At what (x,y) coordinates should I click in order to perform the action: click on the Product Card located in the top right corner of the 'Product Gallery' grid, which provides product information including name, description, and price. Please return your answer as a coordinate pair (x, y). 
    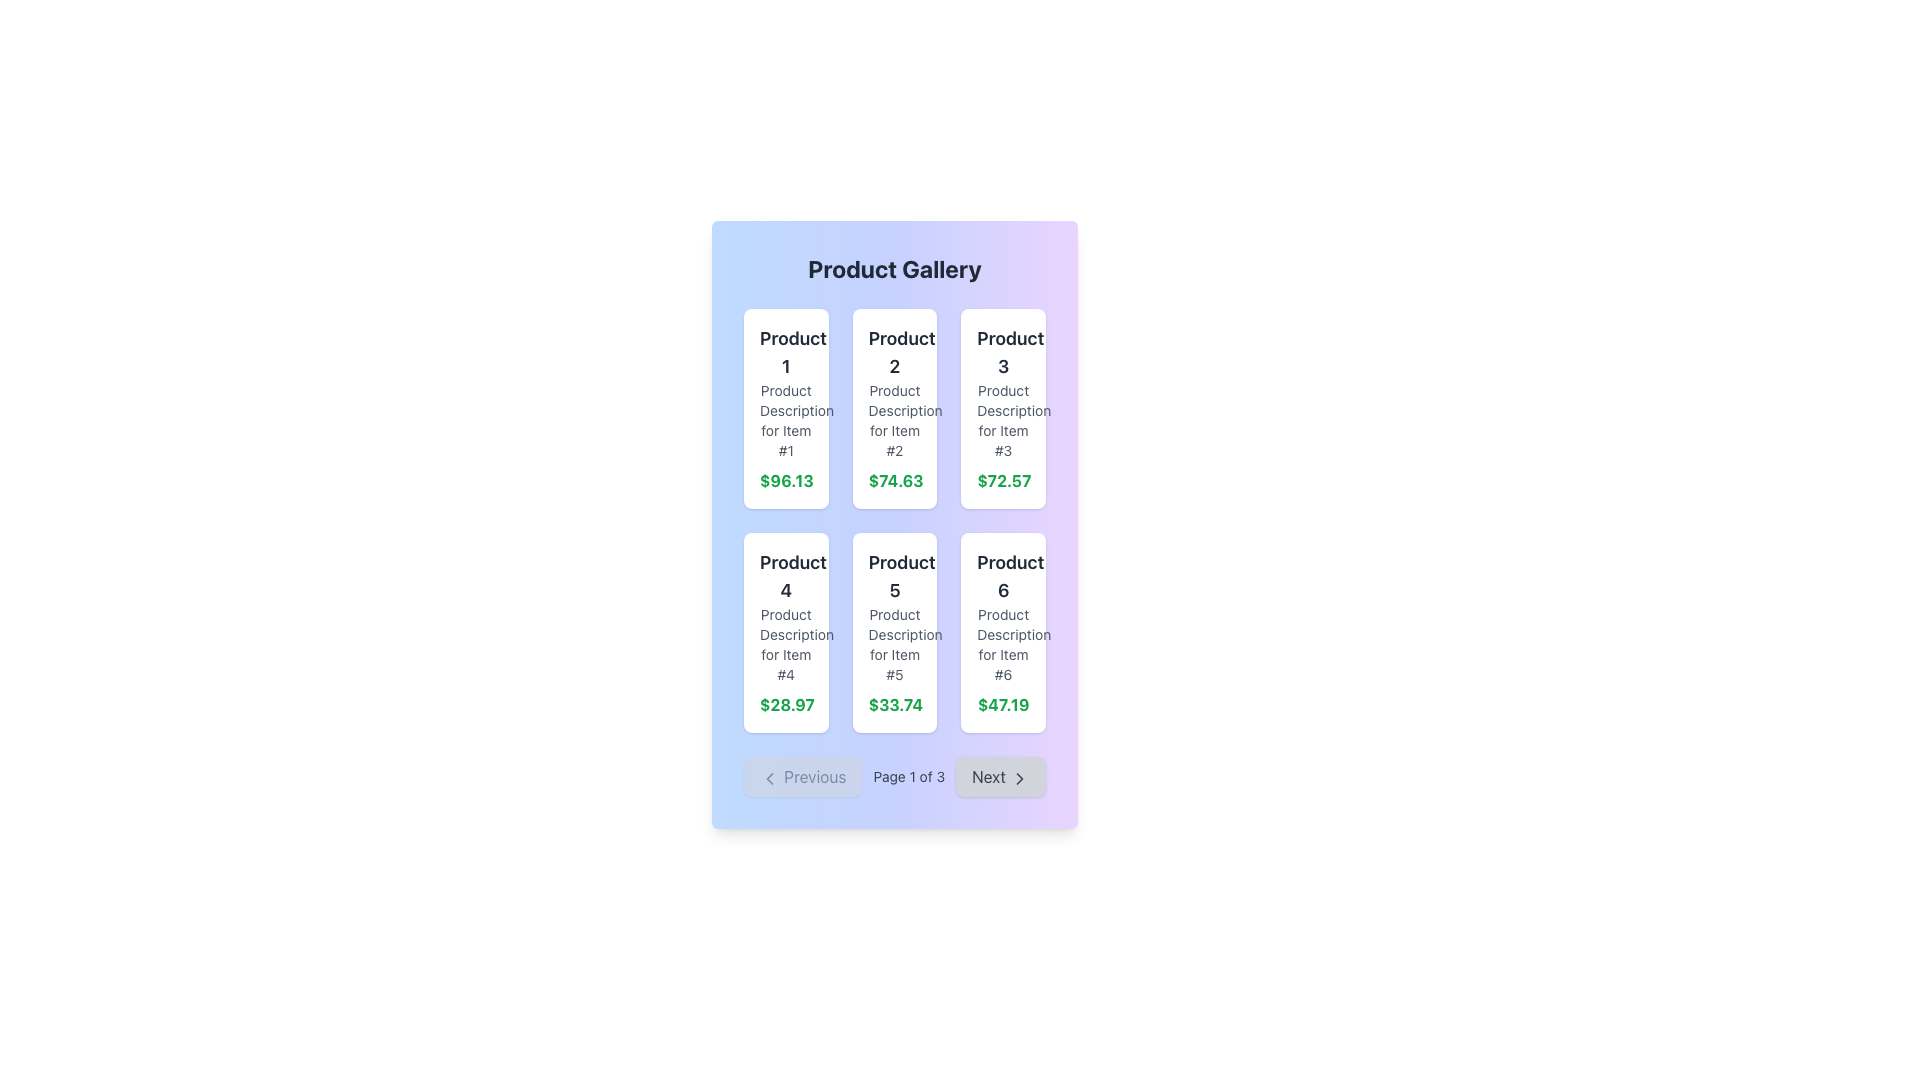
    Looking at the image, I should click on (1003, 407).